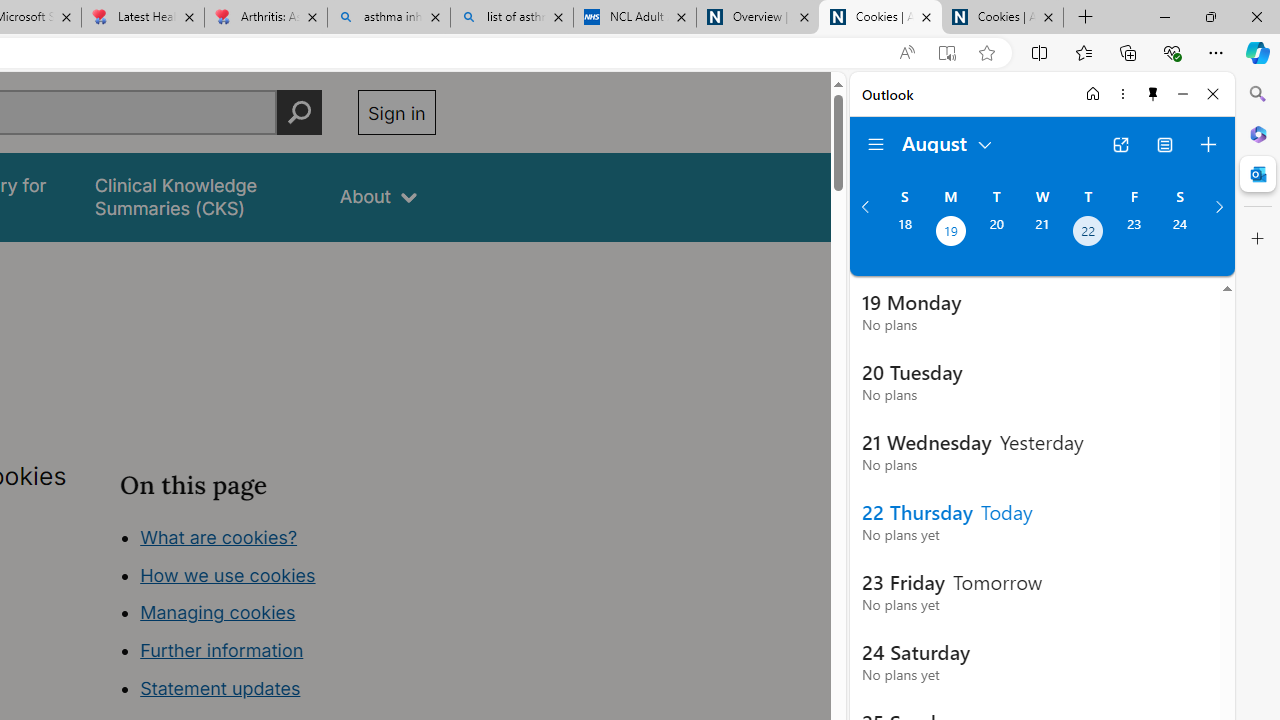 The image size is (1280, 720). I want to click on 'Create event', so click(1207, 144).